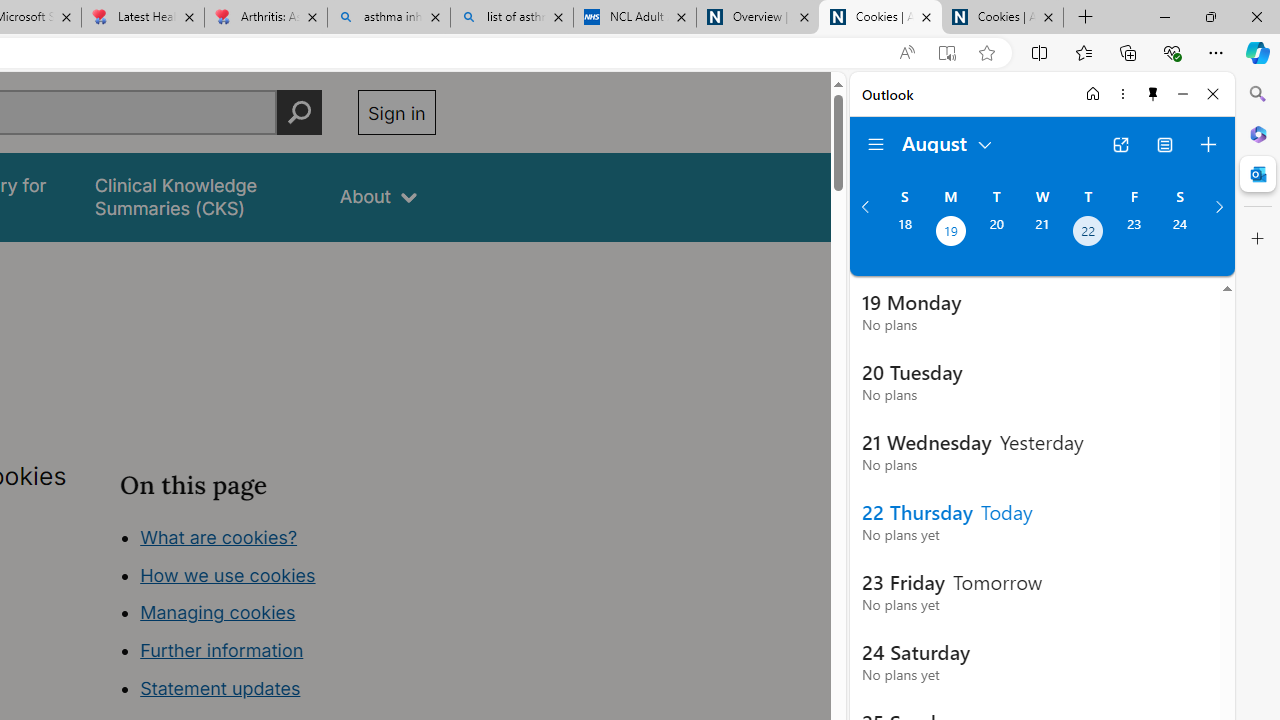 The image size is (1280, 720). I want to click on 'Create event', so click(1207, 144).